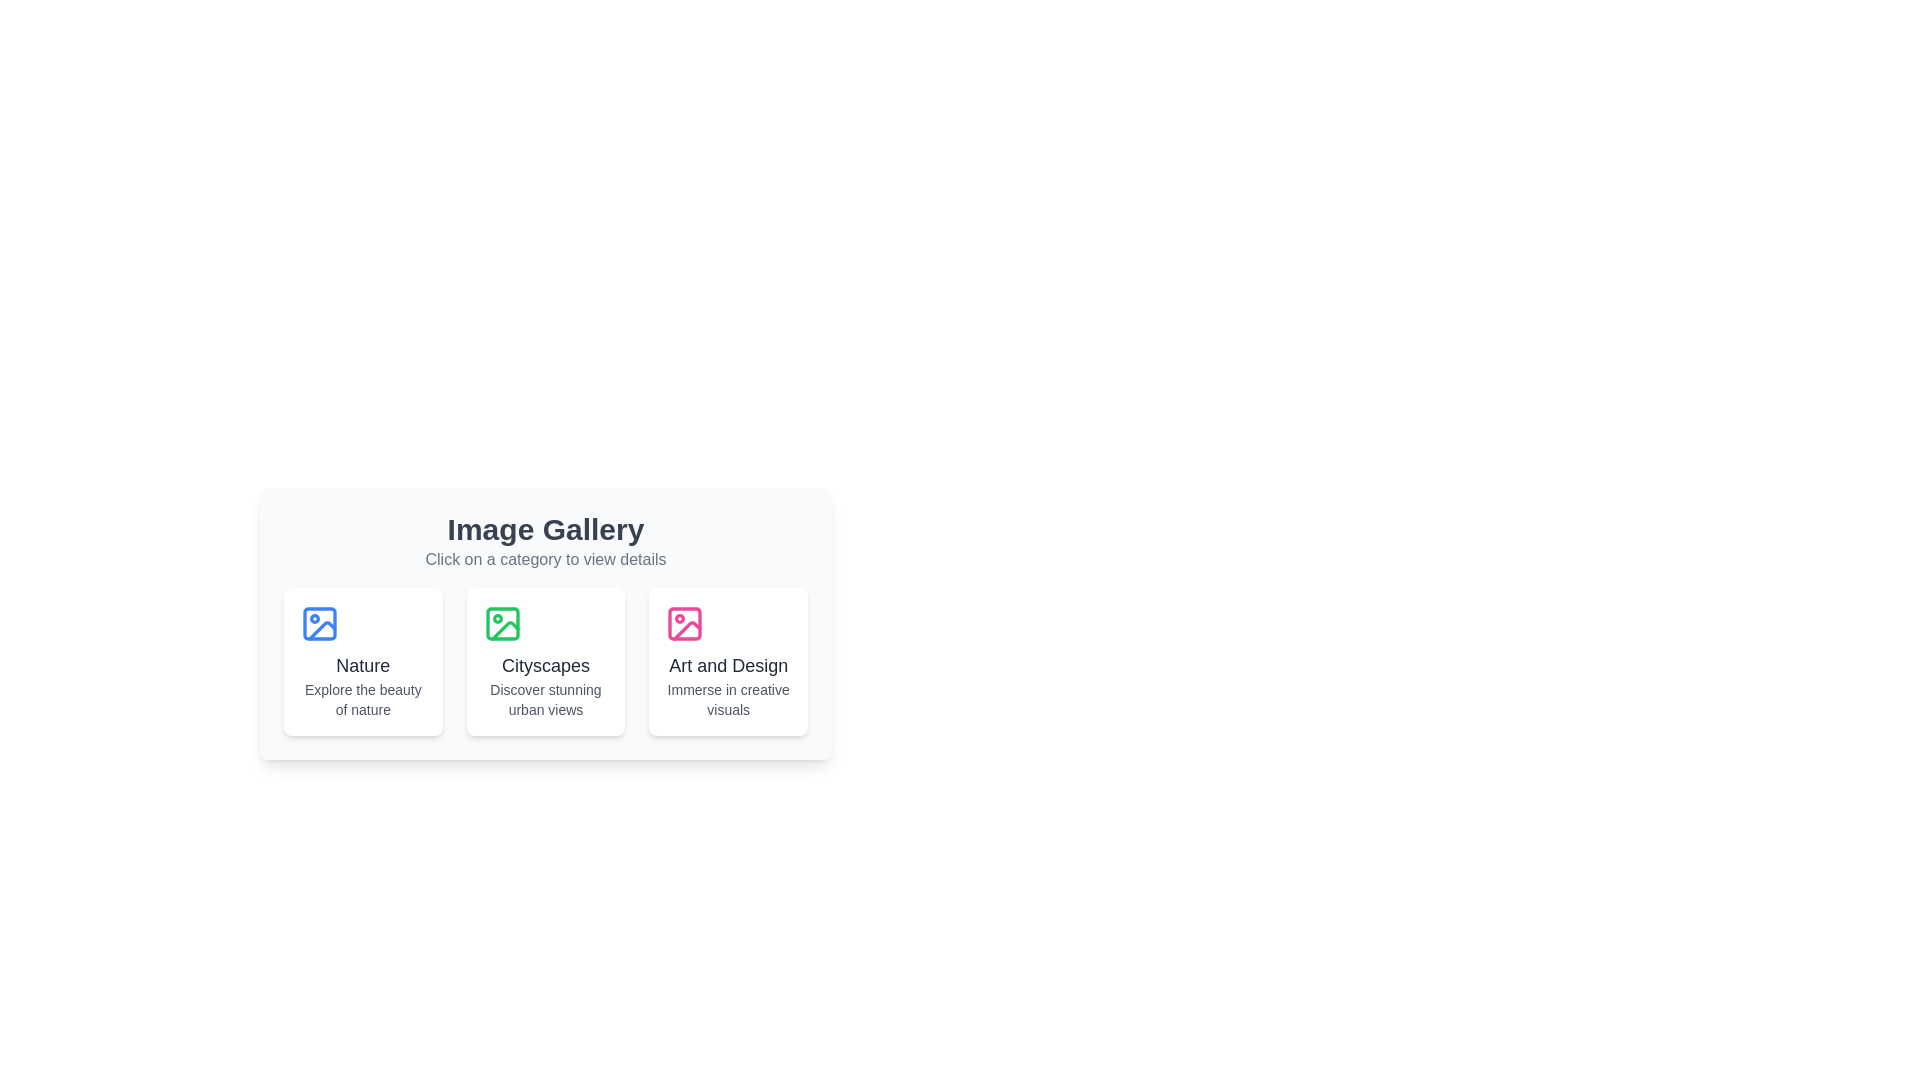 The width and height of the screenshot is (1920, 1080). Describe the element at coordinates (502, 623) in the screenshot. I see `the 'Cityscapes' category icon in the gallery interface, which provides a visual indication of urban content` at that location.